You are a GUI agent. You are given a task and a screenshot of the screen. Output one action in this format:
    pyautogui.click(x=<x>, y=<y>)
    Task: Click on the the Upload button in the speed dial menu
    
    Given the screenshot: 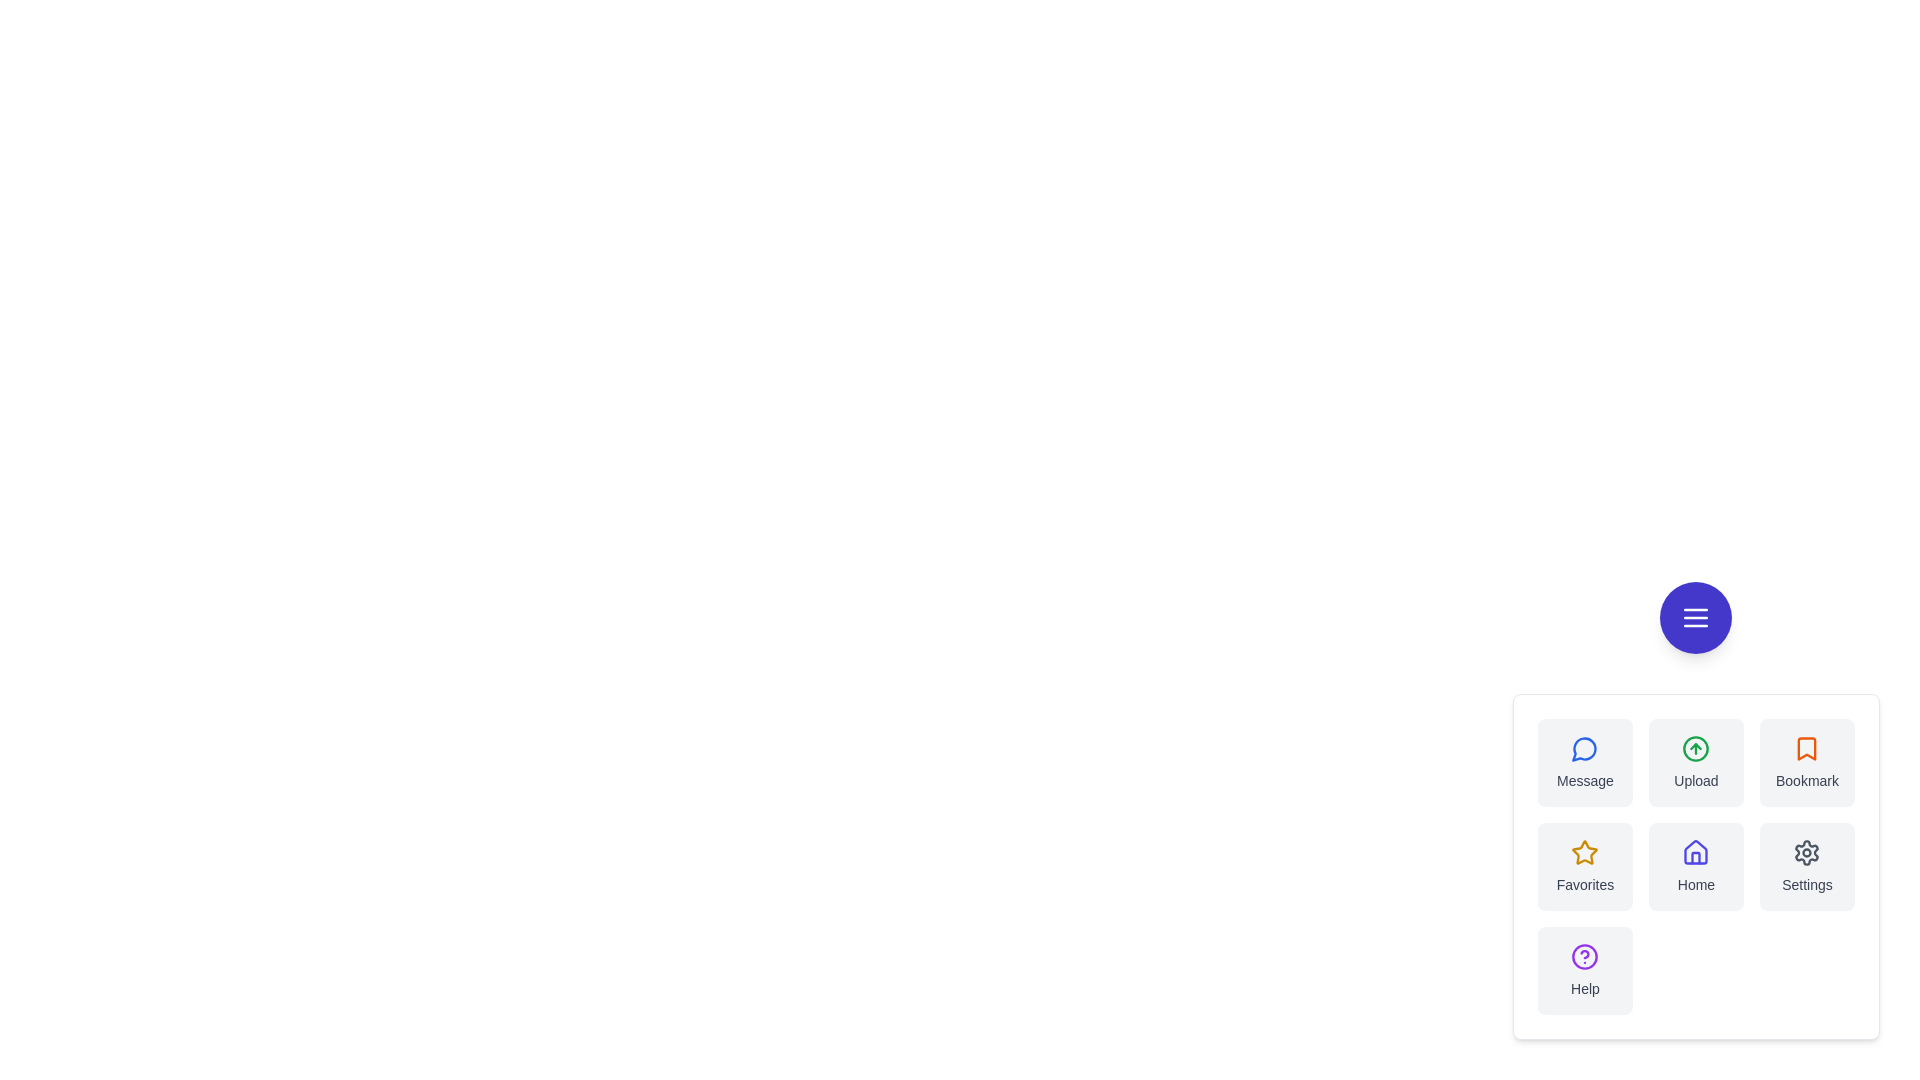 What is the action you would take?
    pyautogui.click(x=1695, y=763)
    